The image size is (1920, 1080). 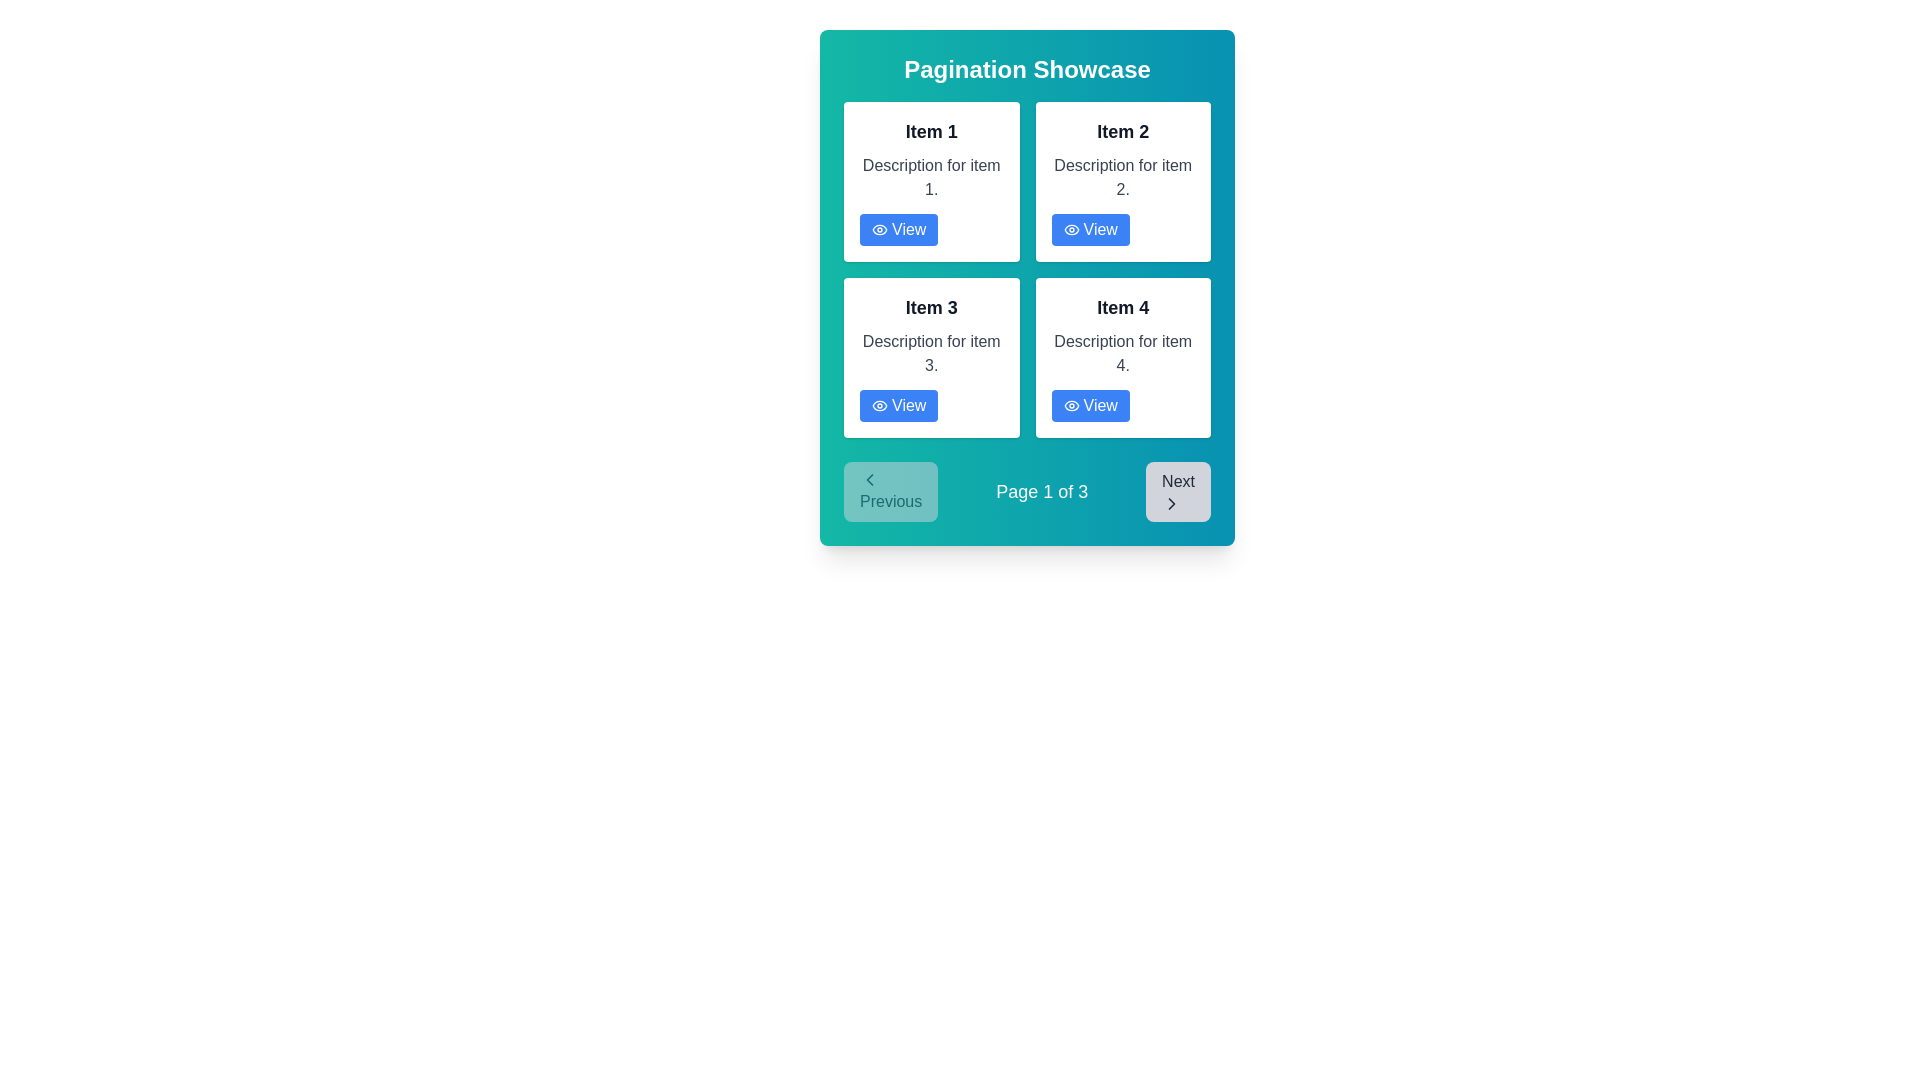 What do you see at coordinates (879, 405) in the screenshot?
I see `the eye-shaped icon within the 'View' button associated with 'Item 3' in the grid layout` at bounding box center [879, 405].